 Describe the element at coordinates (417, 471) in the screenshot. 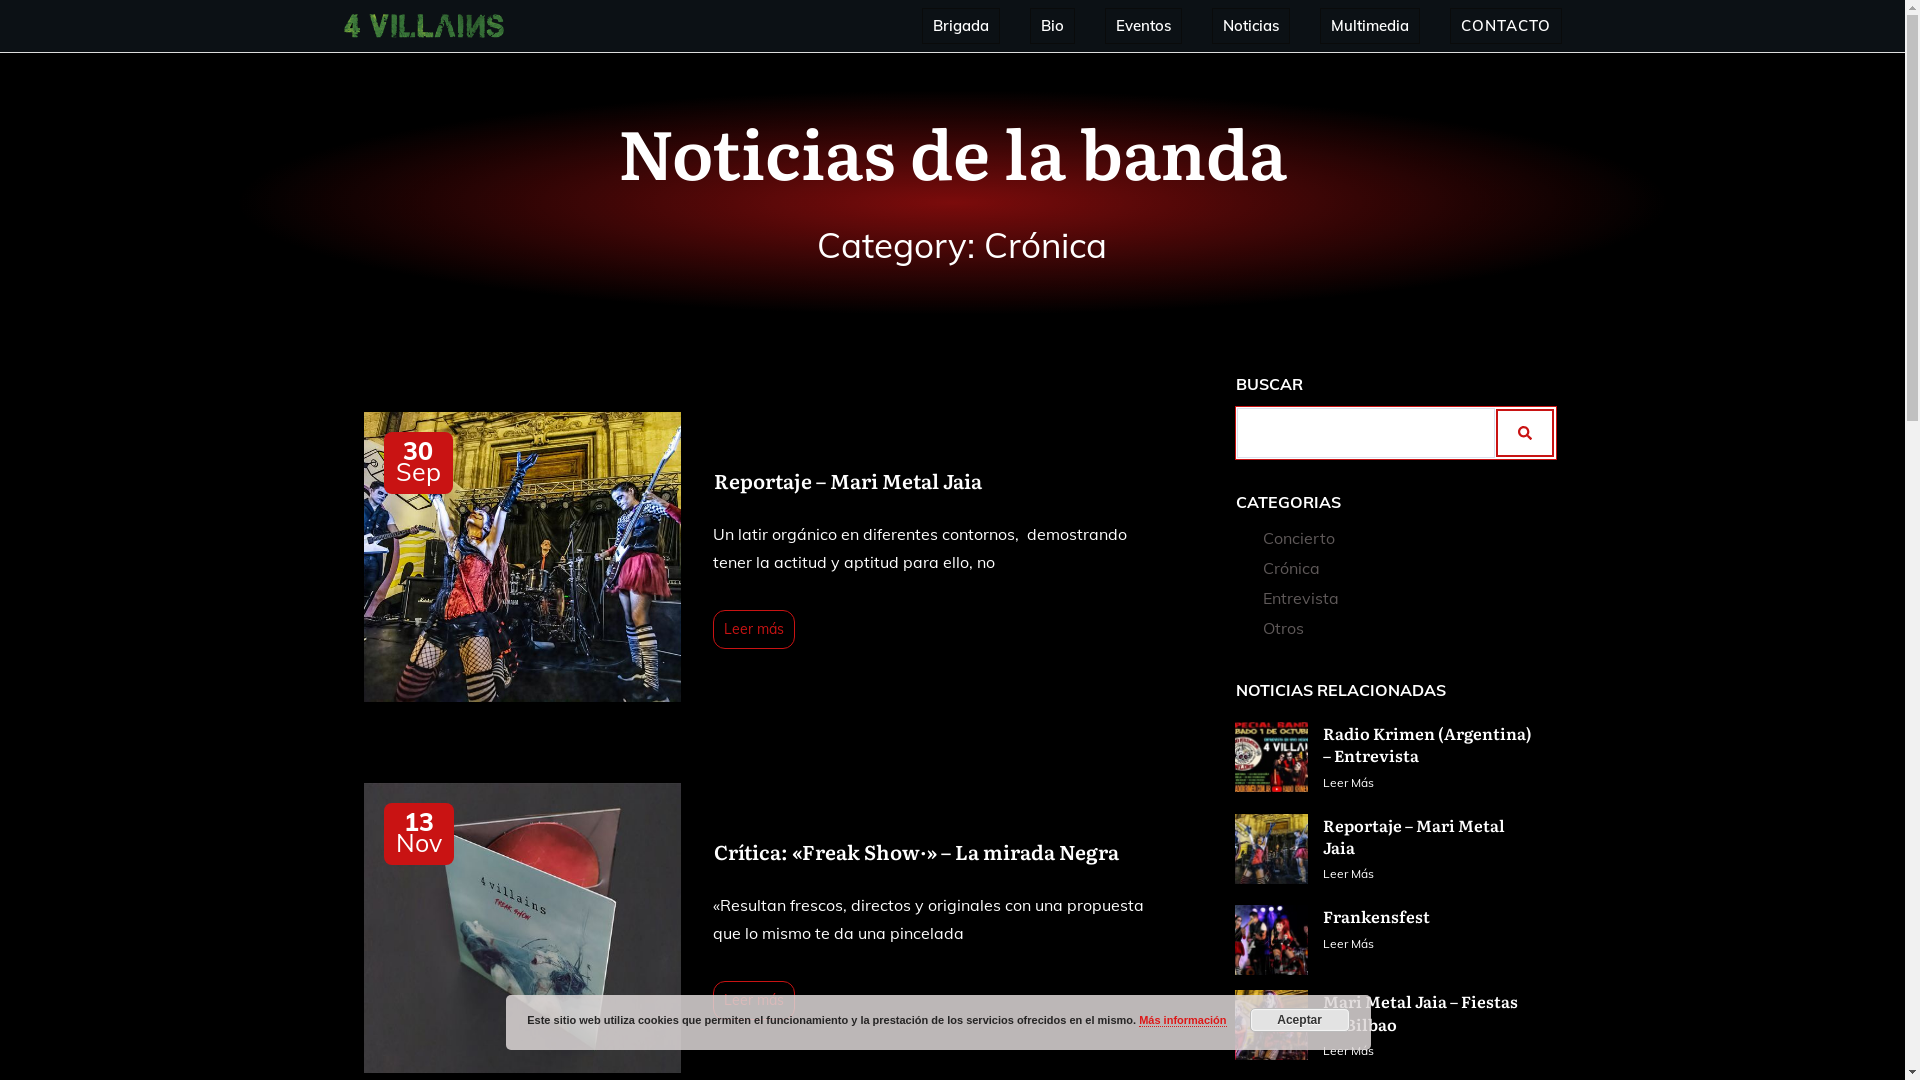

I see `'Sep'` at that location.